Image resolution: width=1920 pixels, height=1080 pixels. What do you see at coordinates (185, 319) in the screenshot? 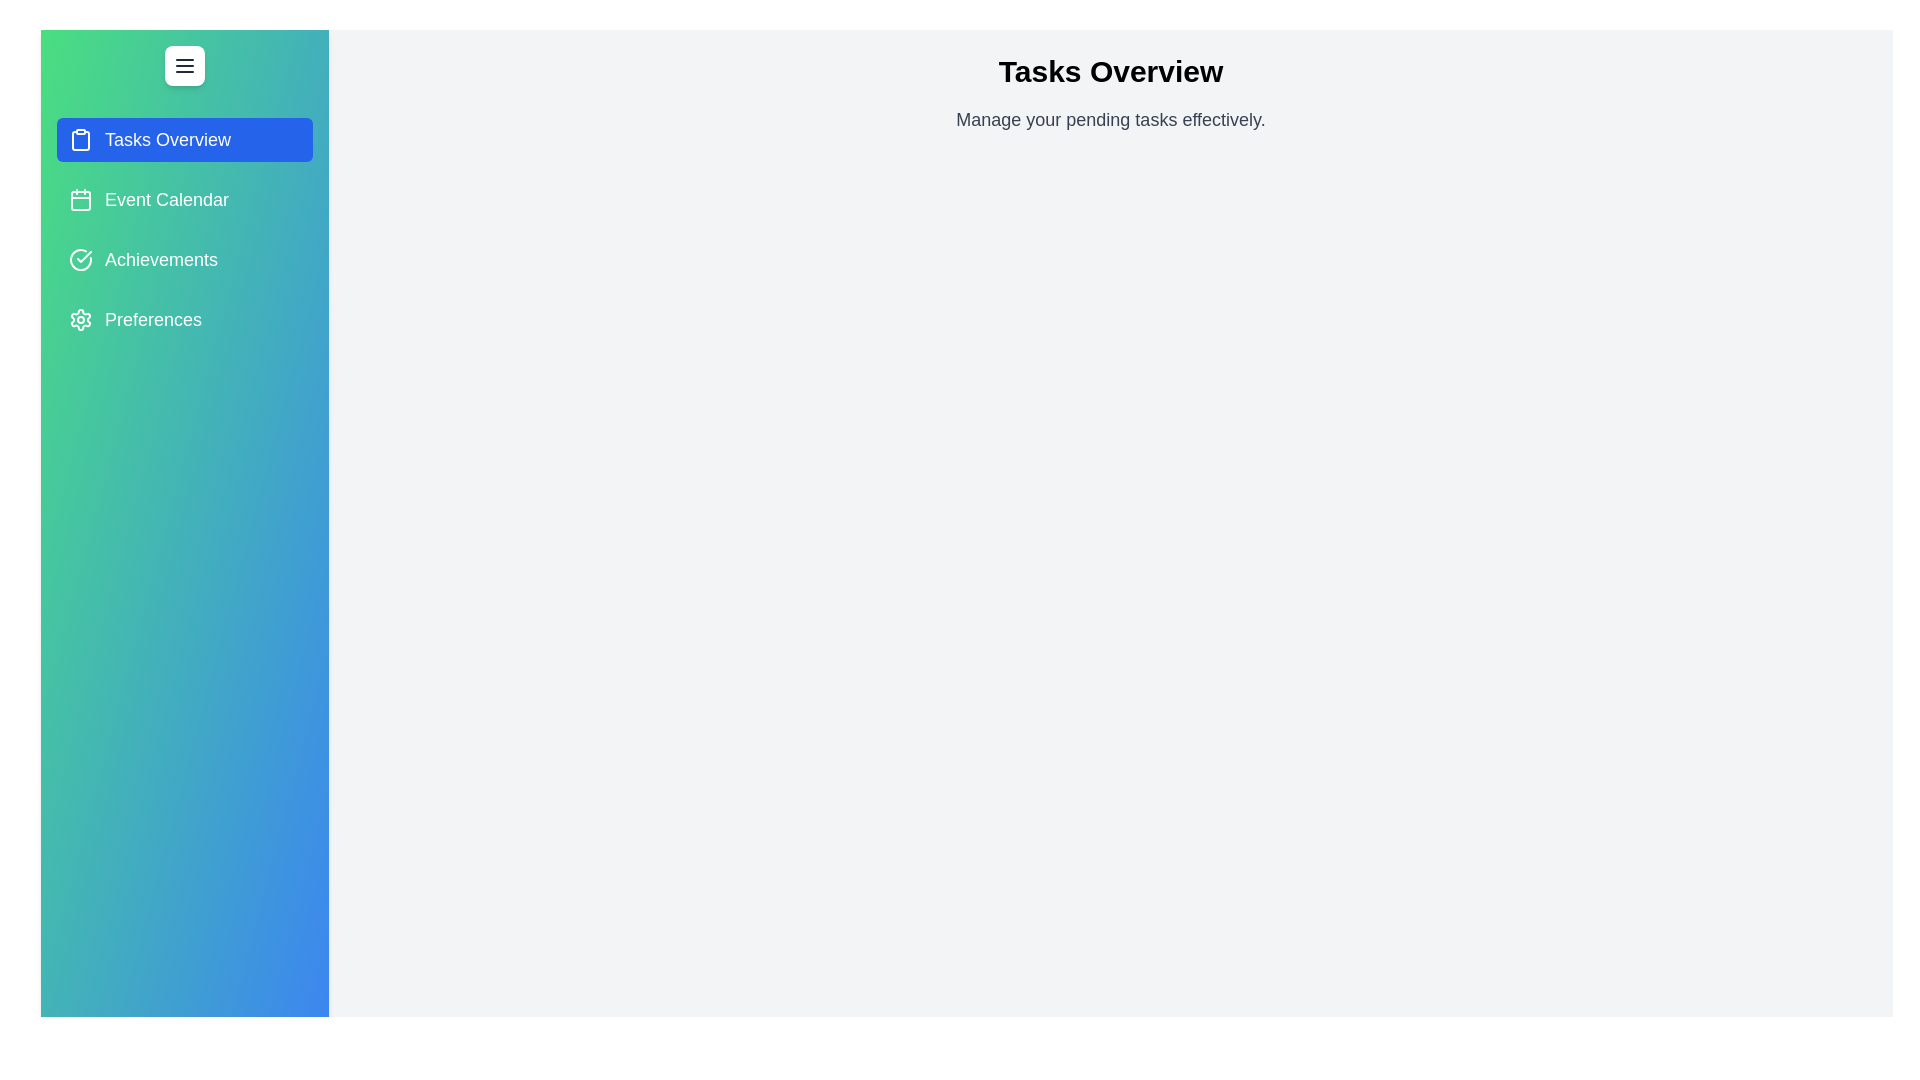
I see `the tab named Preferences from the drawer menu` at bounding box center [185, 319].